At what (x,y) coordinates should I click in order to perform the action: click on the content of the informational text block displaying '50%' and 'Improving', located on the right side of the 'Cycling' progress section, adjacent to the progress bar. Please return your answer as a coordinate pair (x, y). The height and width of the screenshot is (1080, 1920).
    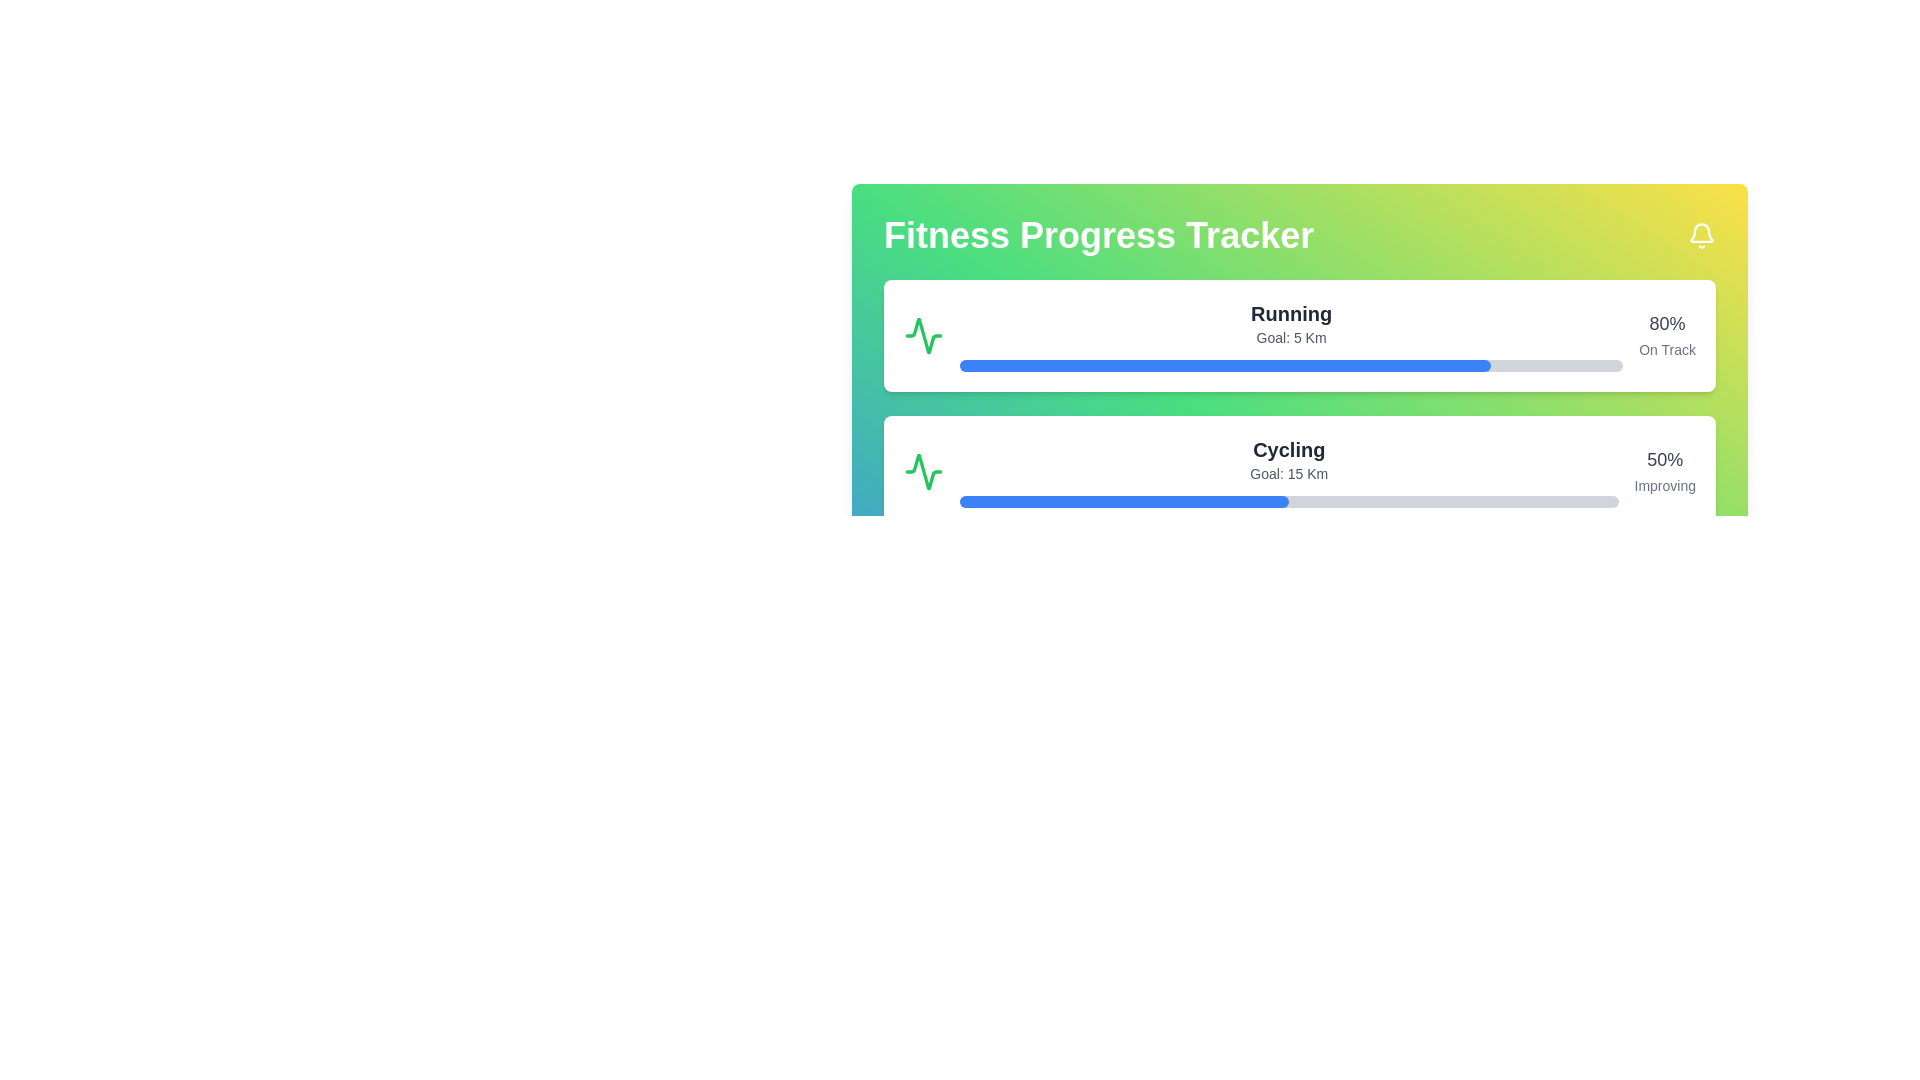
    Looking at the image, I should click on (1665, 471).